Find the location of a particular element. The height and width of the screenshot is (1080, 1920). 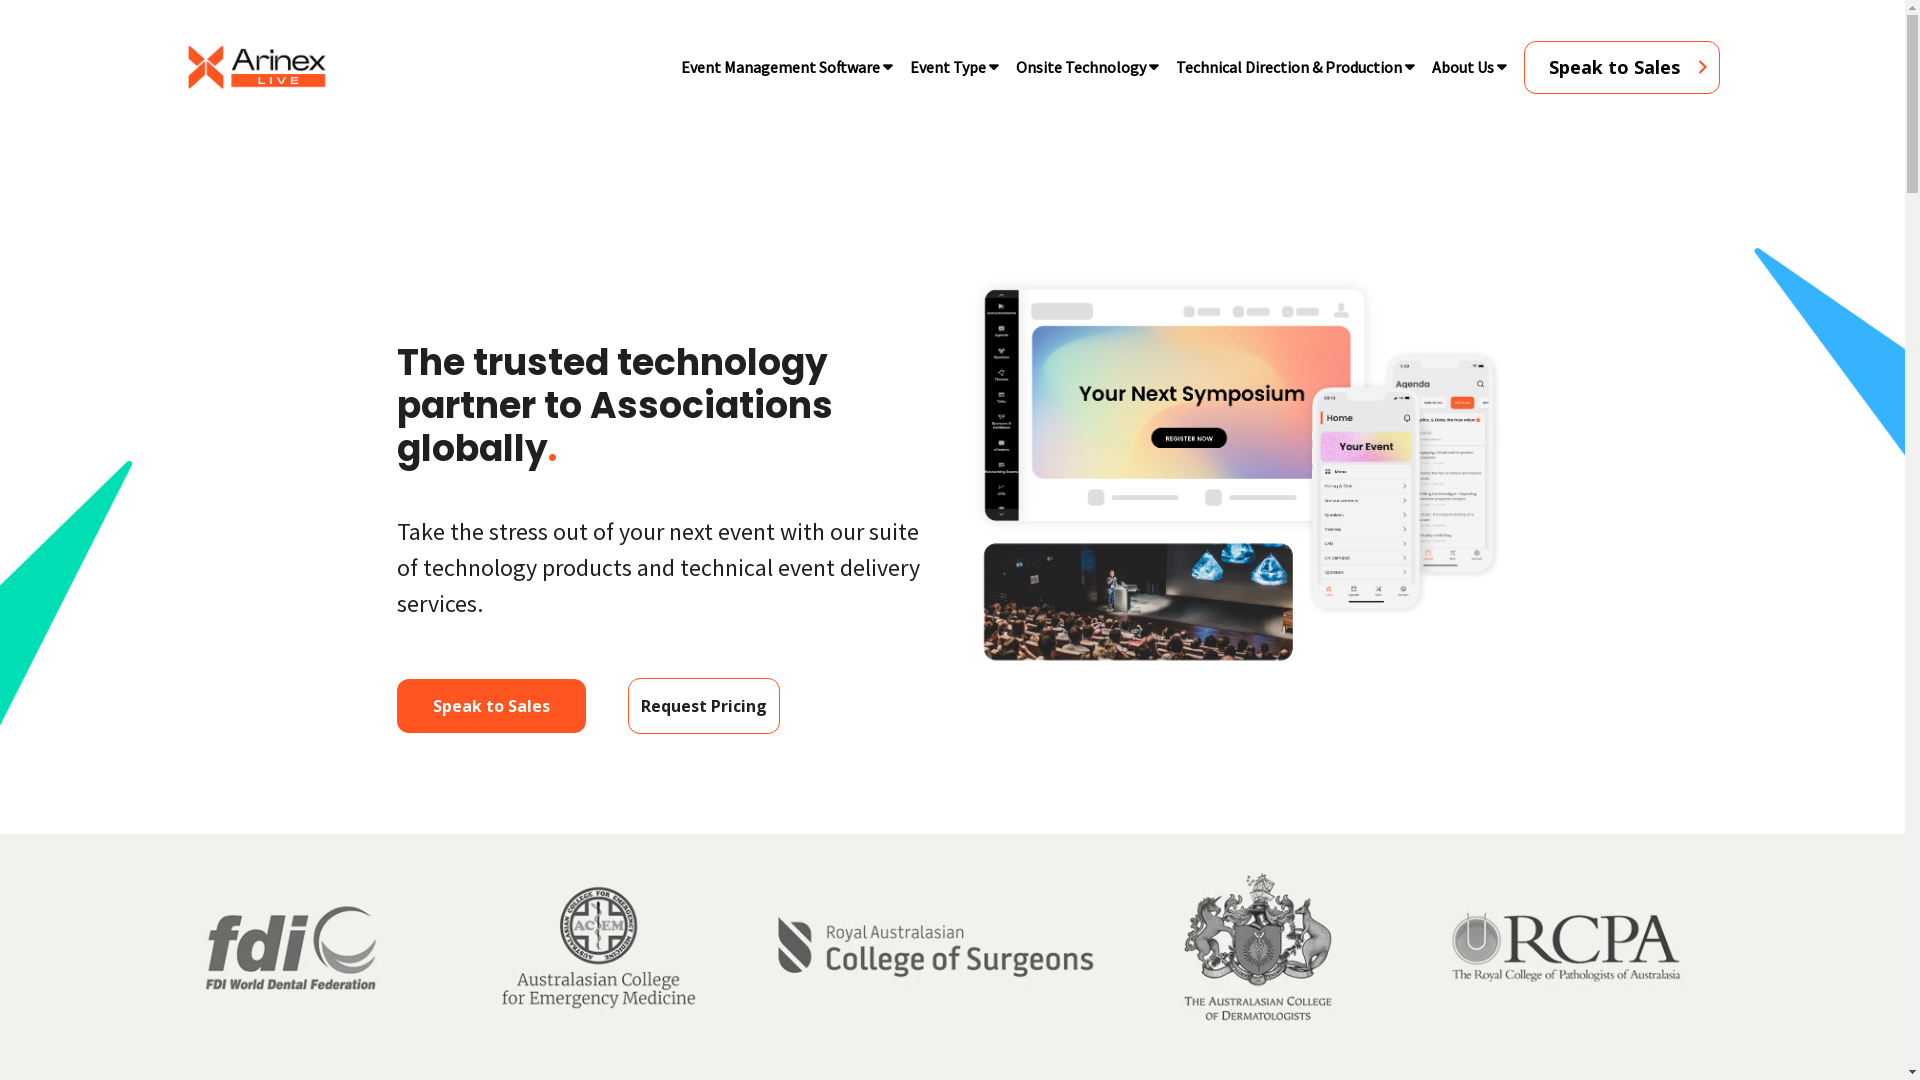

'Request Pricing' is located at coordinates (627, 704).